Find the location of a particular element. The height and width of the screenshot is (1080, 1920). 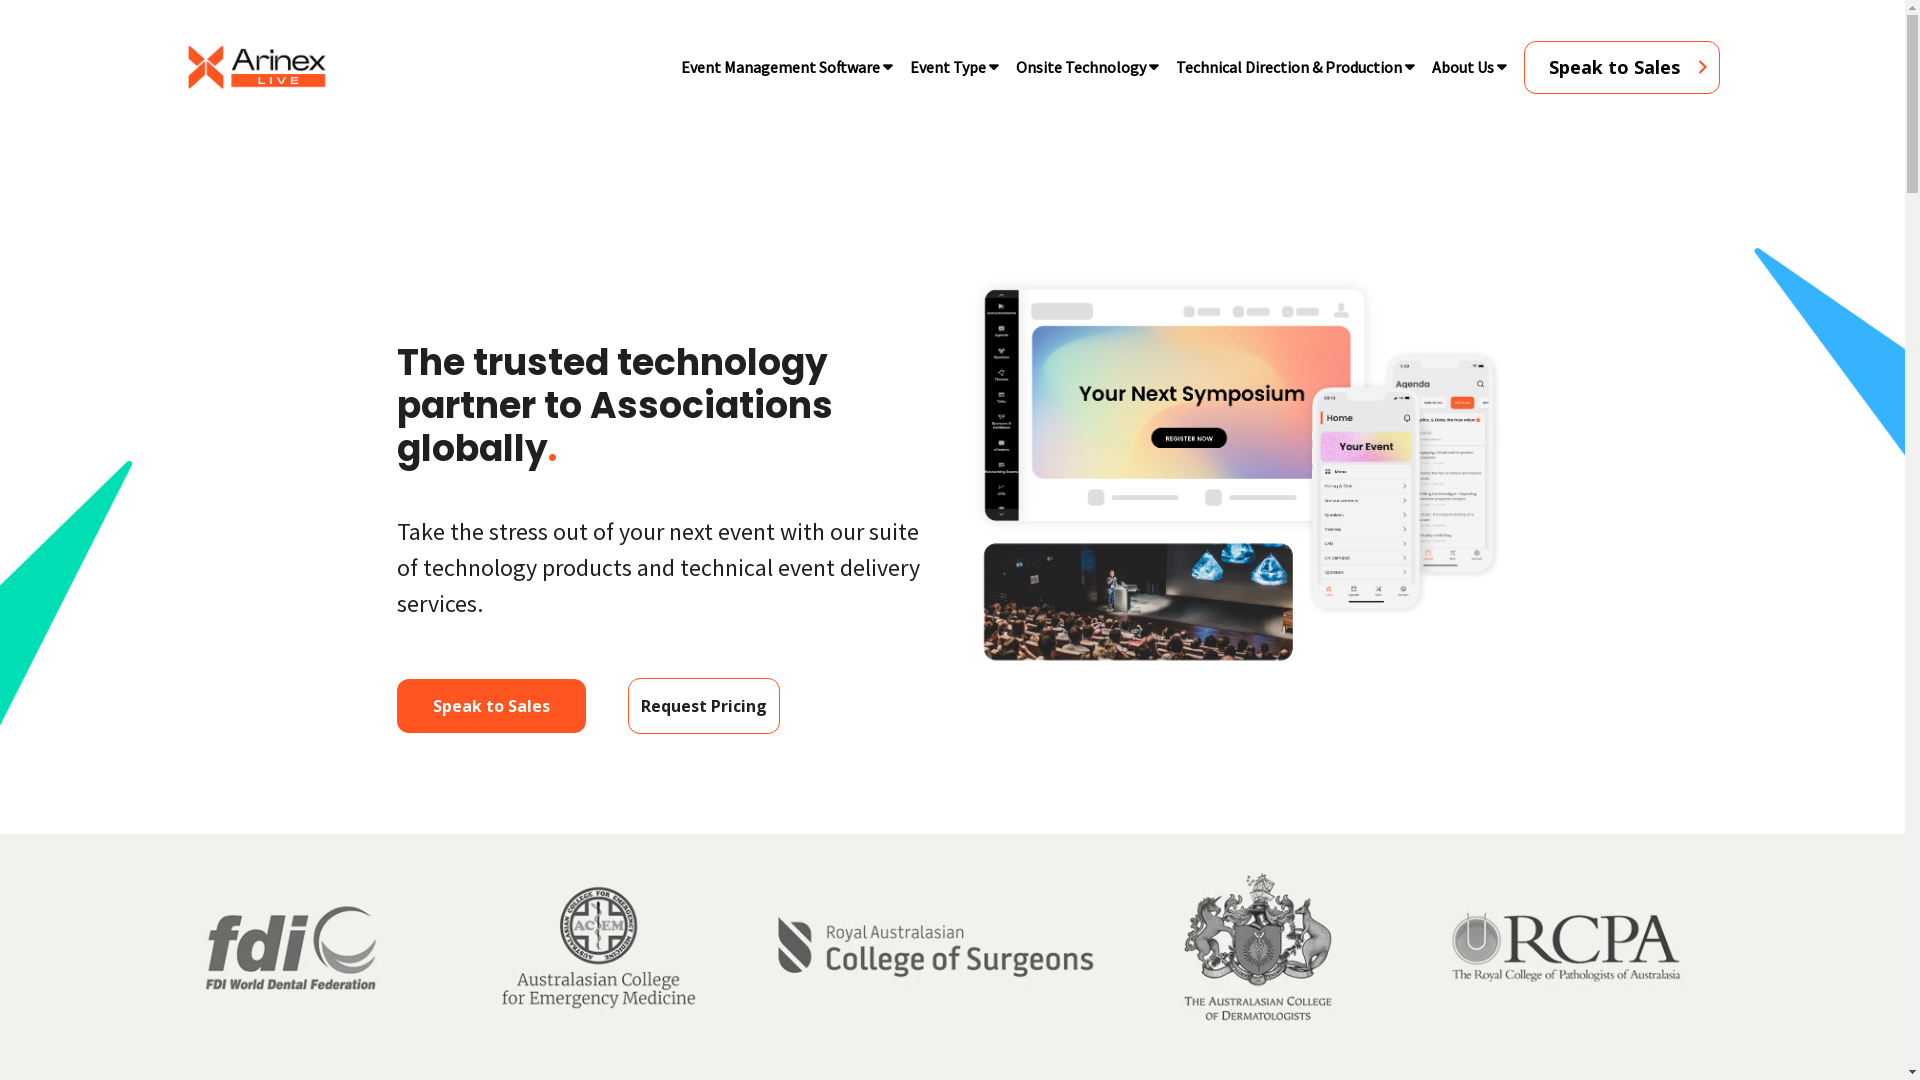

'Request Pricing' is located at coordinates (627, 704).